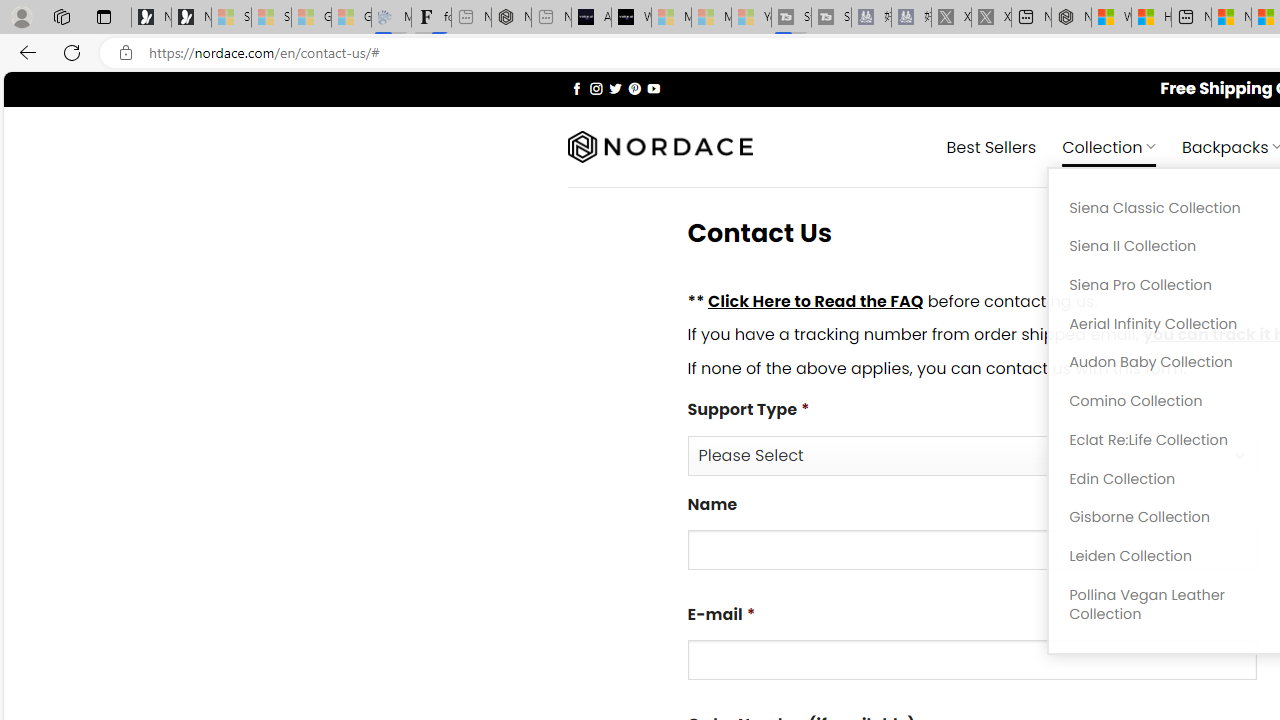  What do you see at coordinates (590, 17) in the screenshot?
I see `'AI Voice Changer for PC and Mac - Voice.ai'` at bounding box center [590, 17].